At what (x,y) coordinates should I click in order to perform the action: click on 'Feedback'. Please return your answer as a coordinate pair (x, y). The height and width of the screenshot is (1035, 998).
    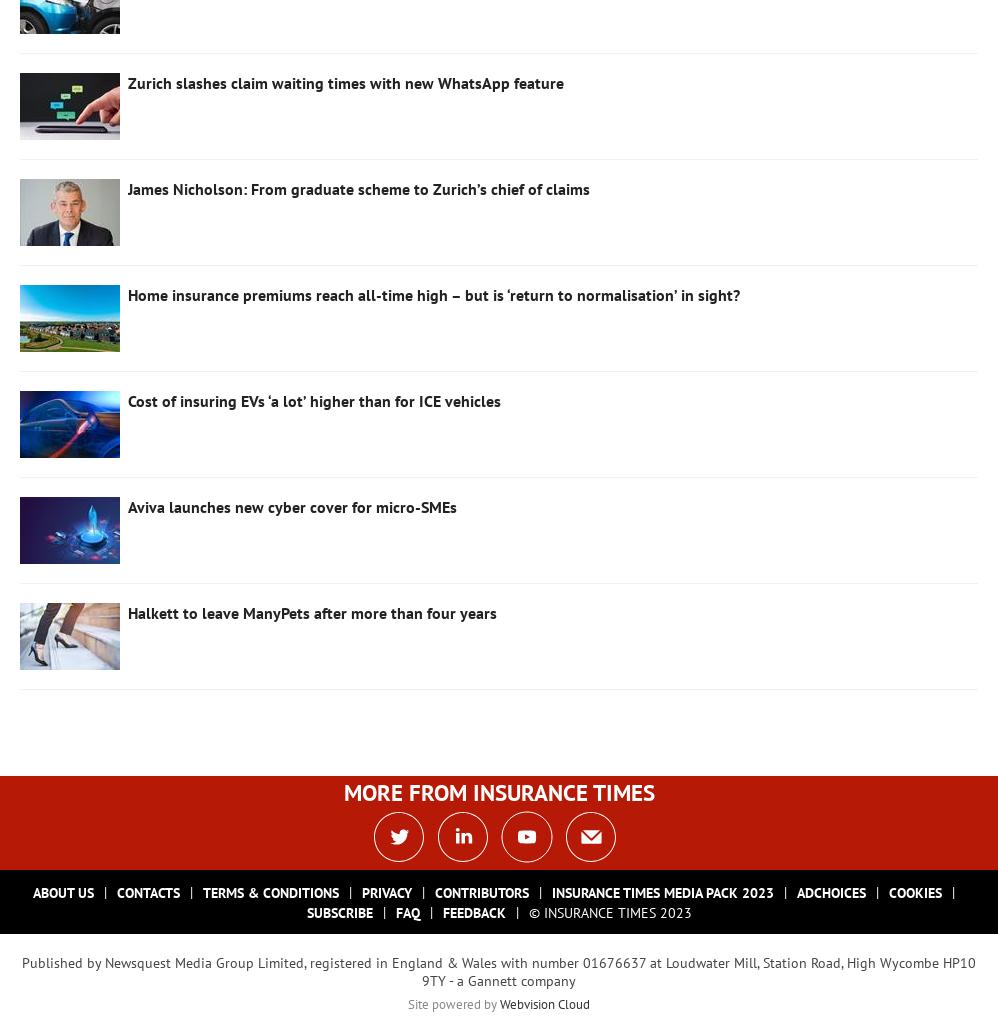
    Looking at the image, I should click on (472, 911).